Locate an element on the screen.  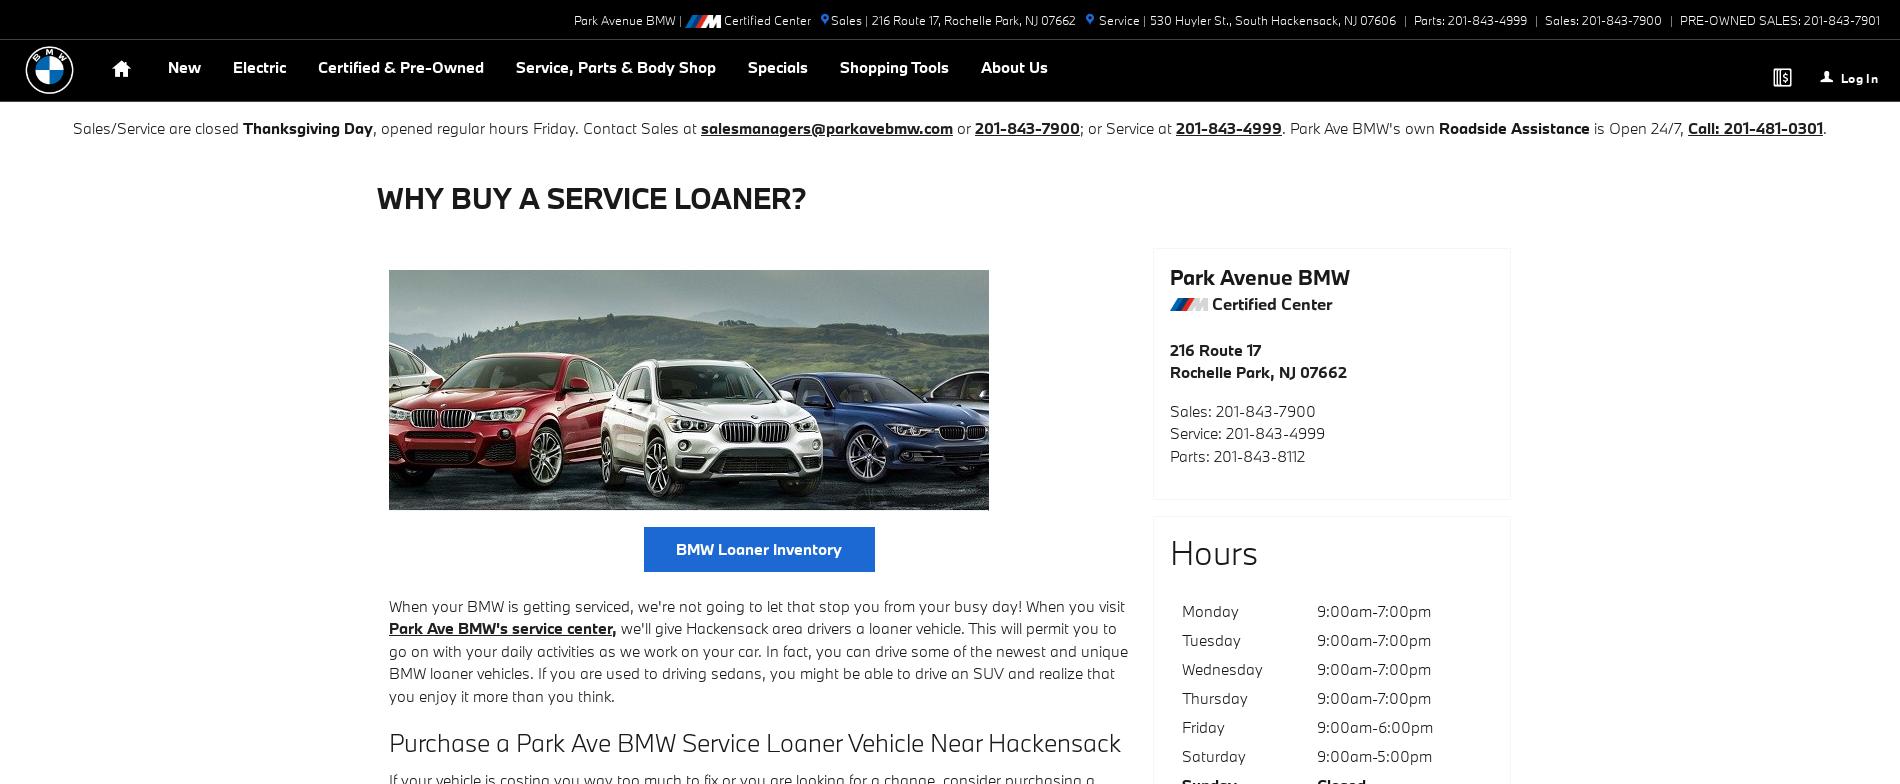
'|' is located at coordinates (679, 19).